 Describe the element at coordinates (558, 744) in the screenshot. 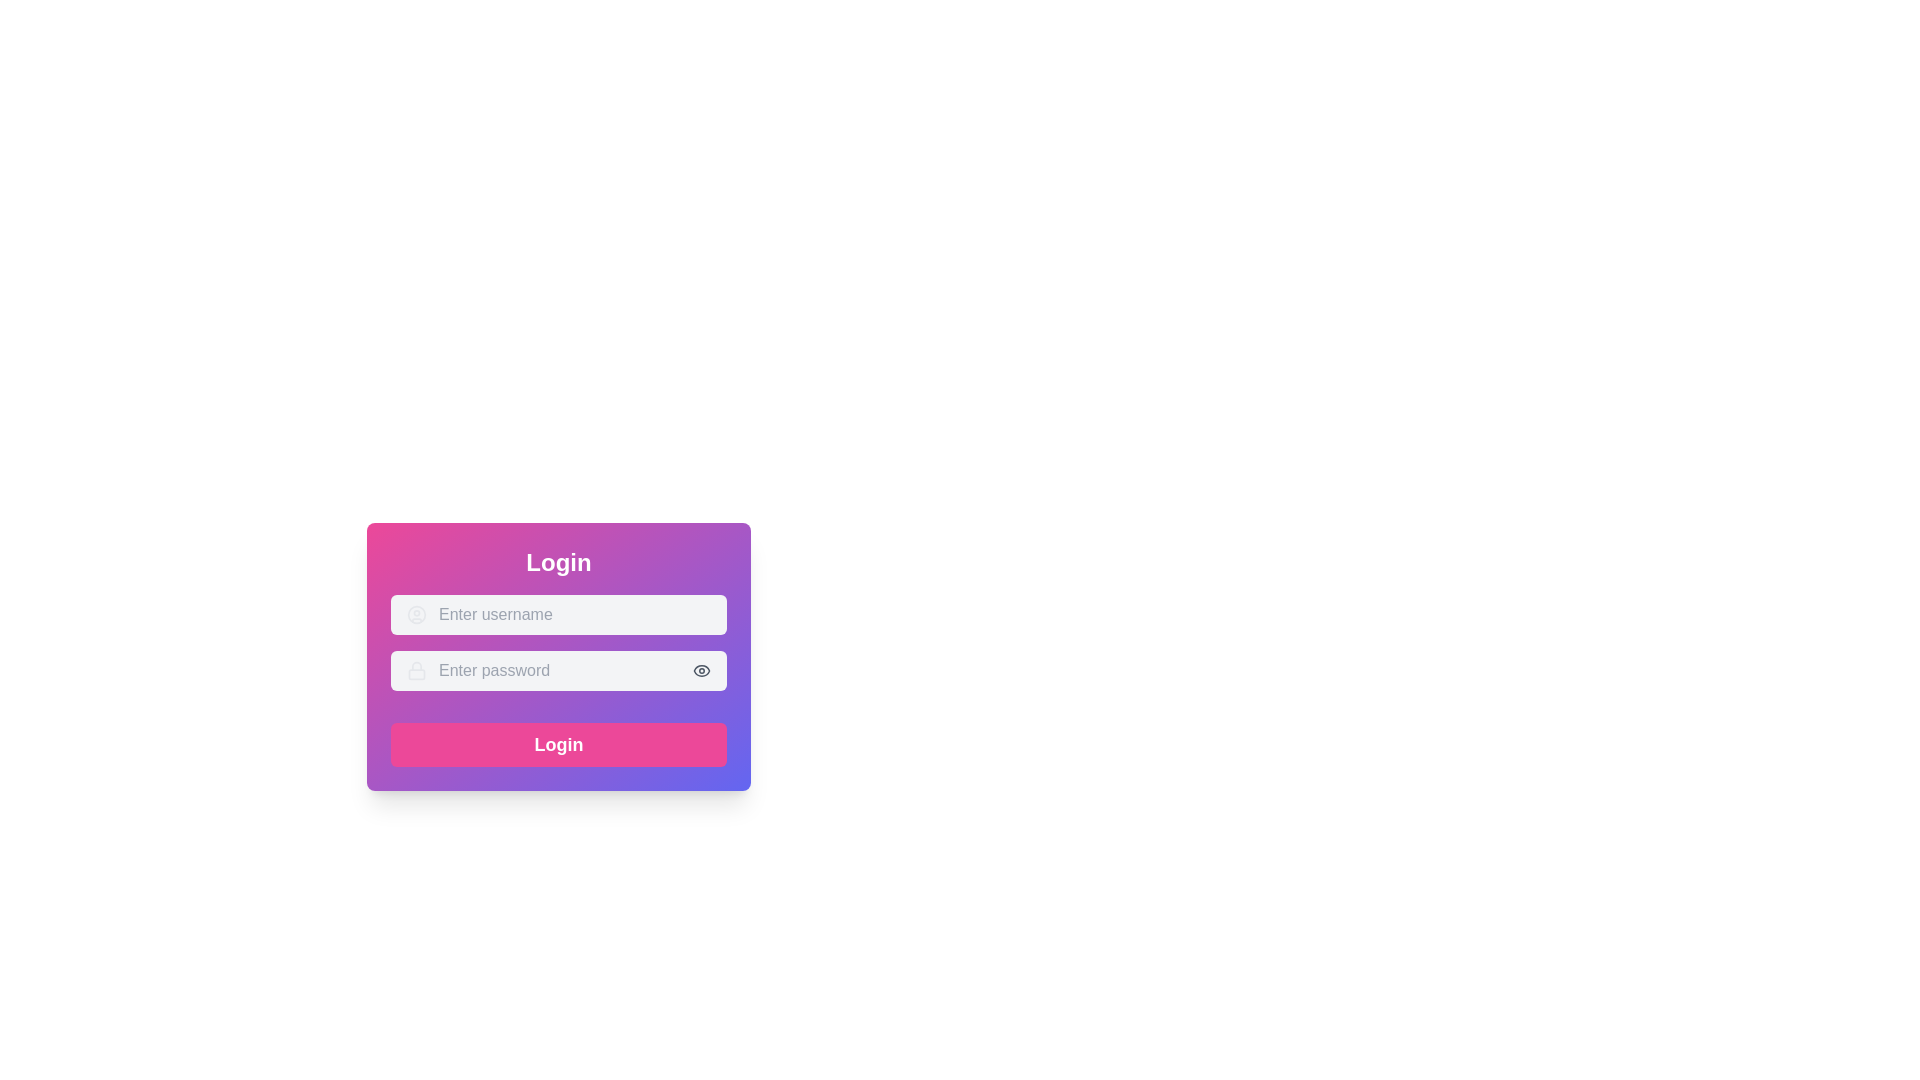

I see `the 'Login' button with rounded corners and a vibrant pink background` at that location.